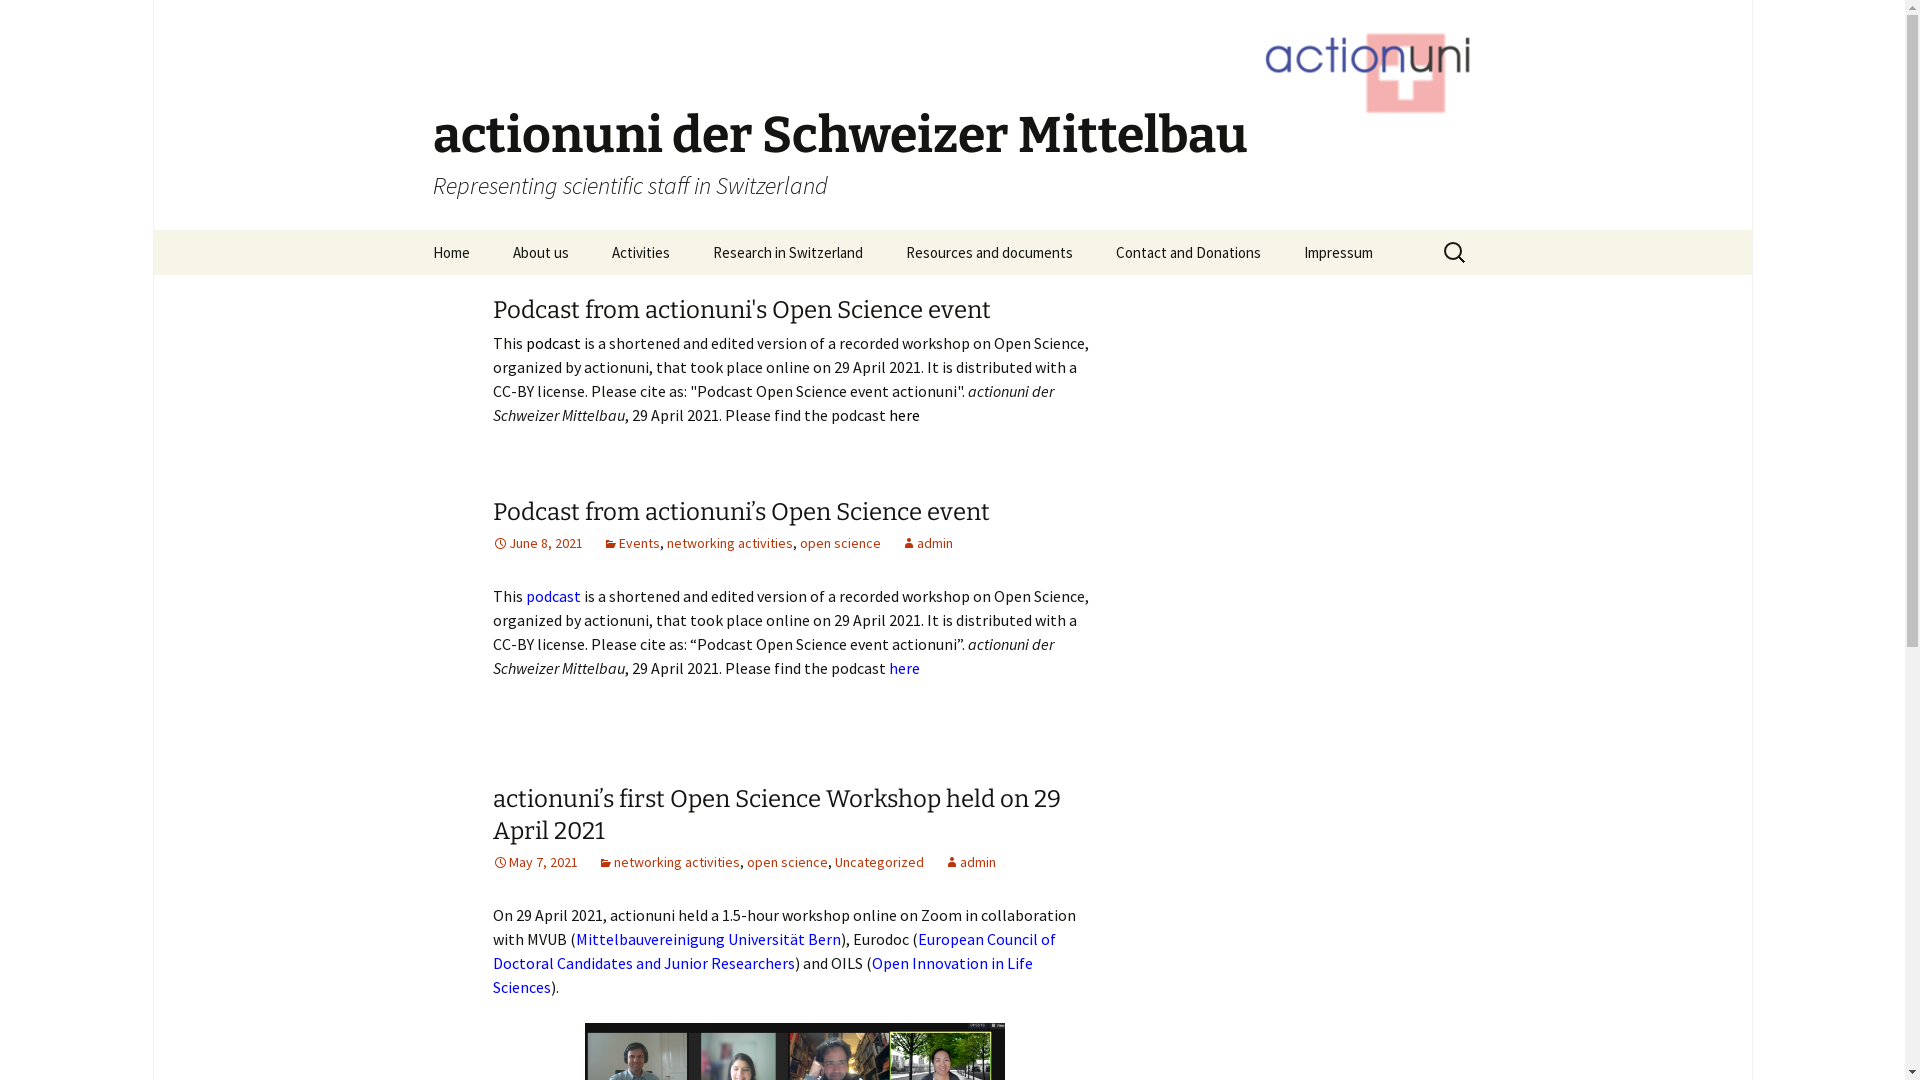 This screenshot has height=1080, width=1920. What do you see at coordinates (1188, 251) in the screenshot?
I see `'Contact and Donations'` at bounding box center [1188, 251].